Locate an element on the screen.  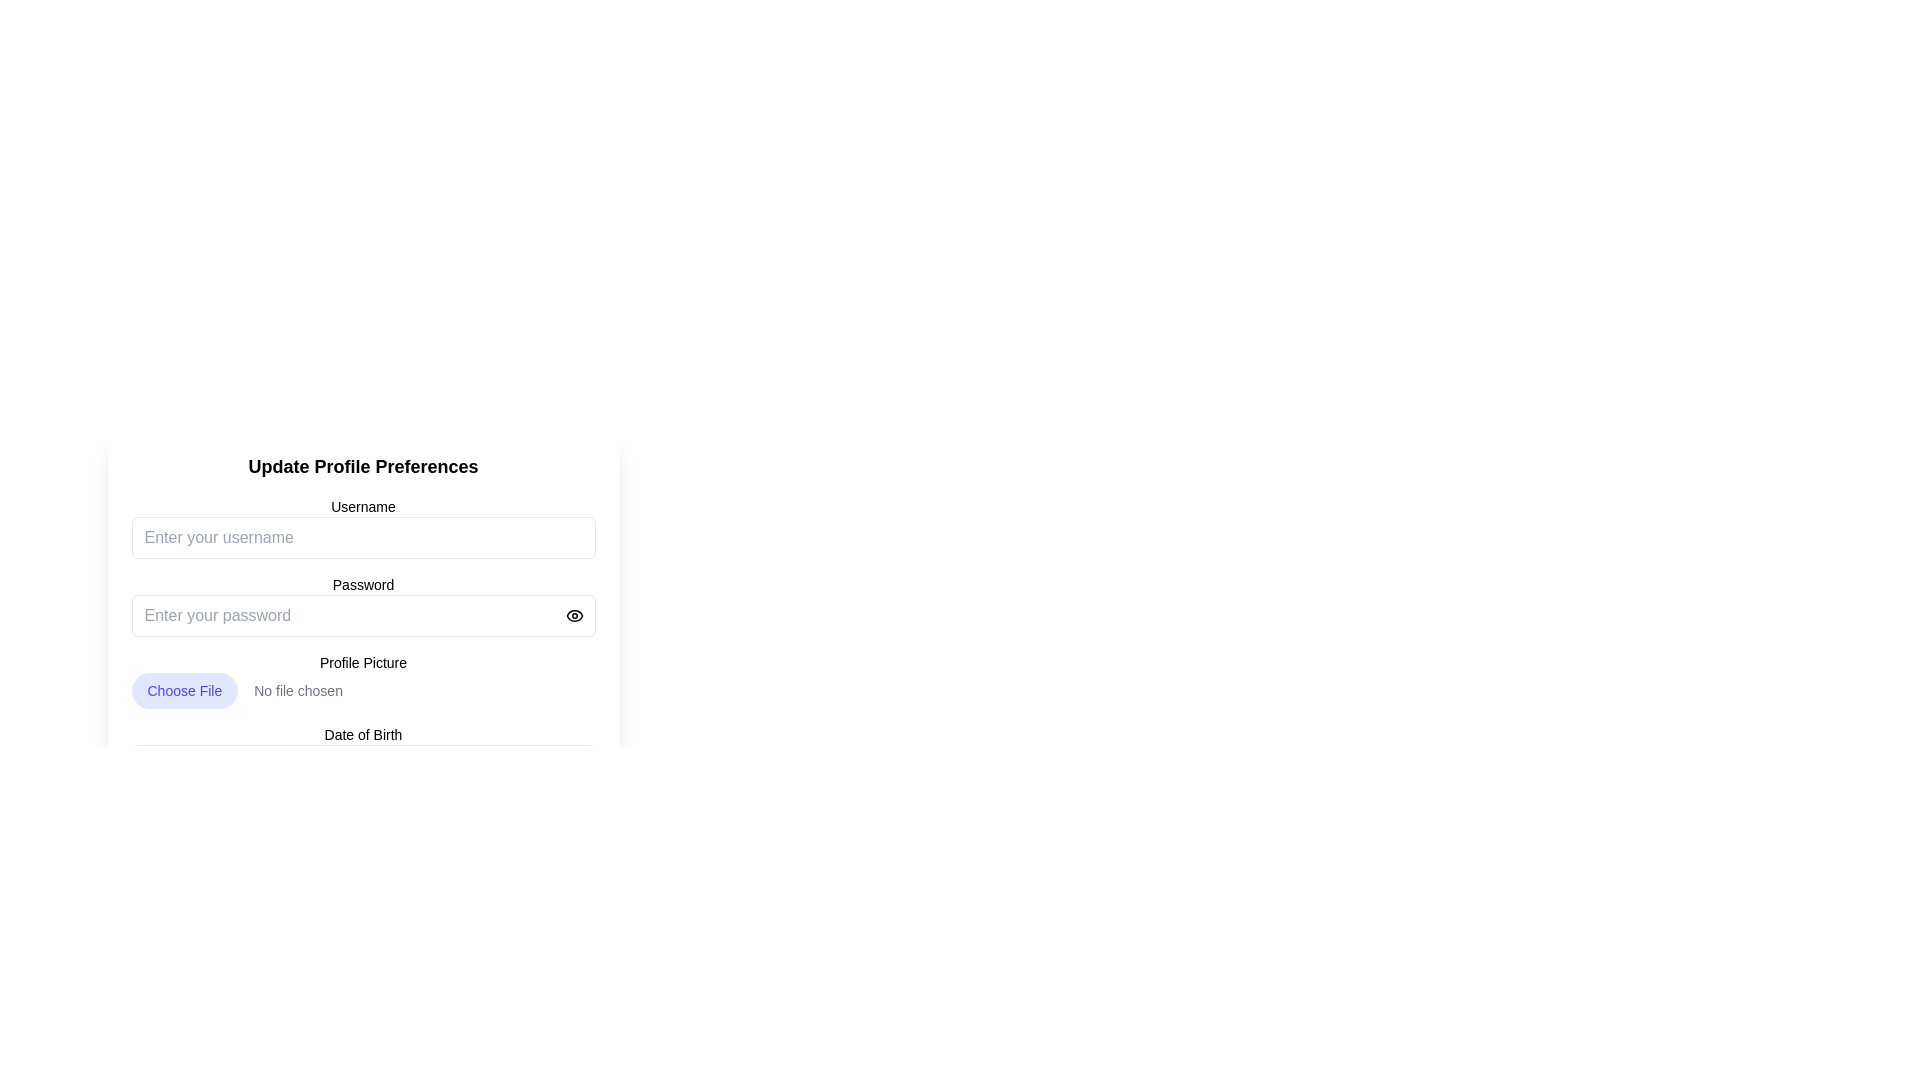
the prominently styled static text header that reads 'Update Profile Preferences', which is centered at the top of the form layout is located at coordinates (363, 466).